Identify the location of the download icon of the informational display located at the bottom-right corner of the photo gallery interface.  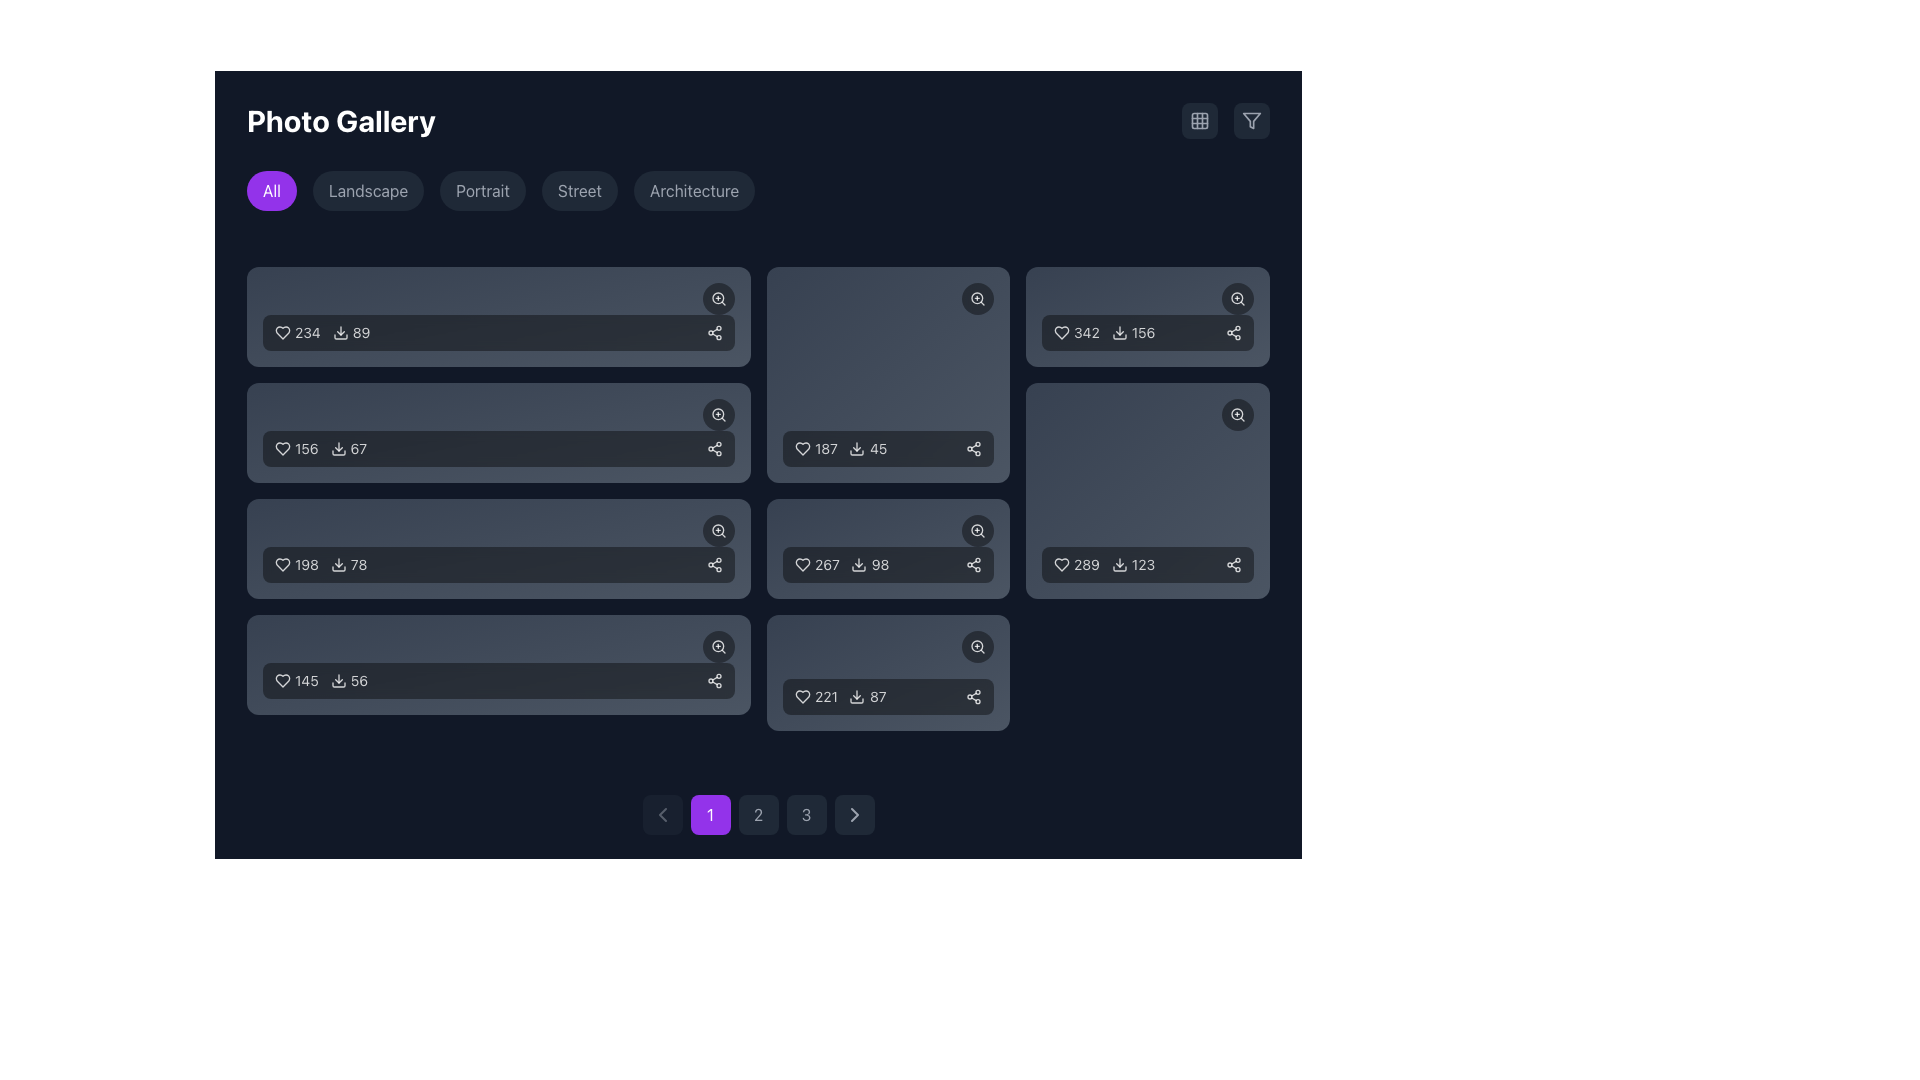
(1148, 564).